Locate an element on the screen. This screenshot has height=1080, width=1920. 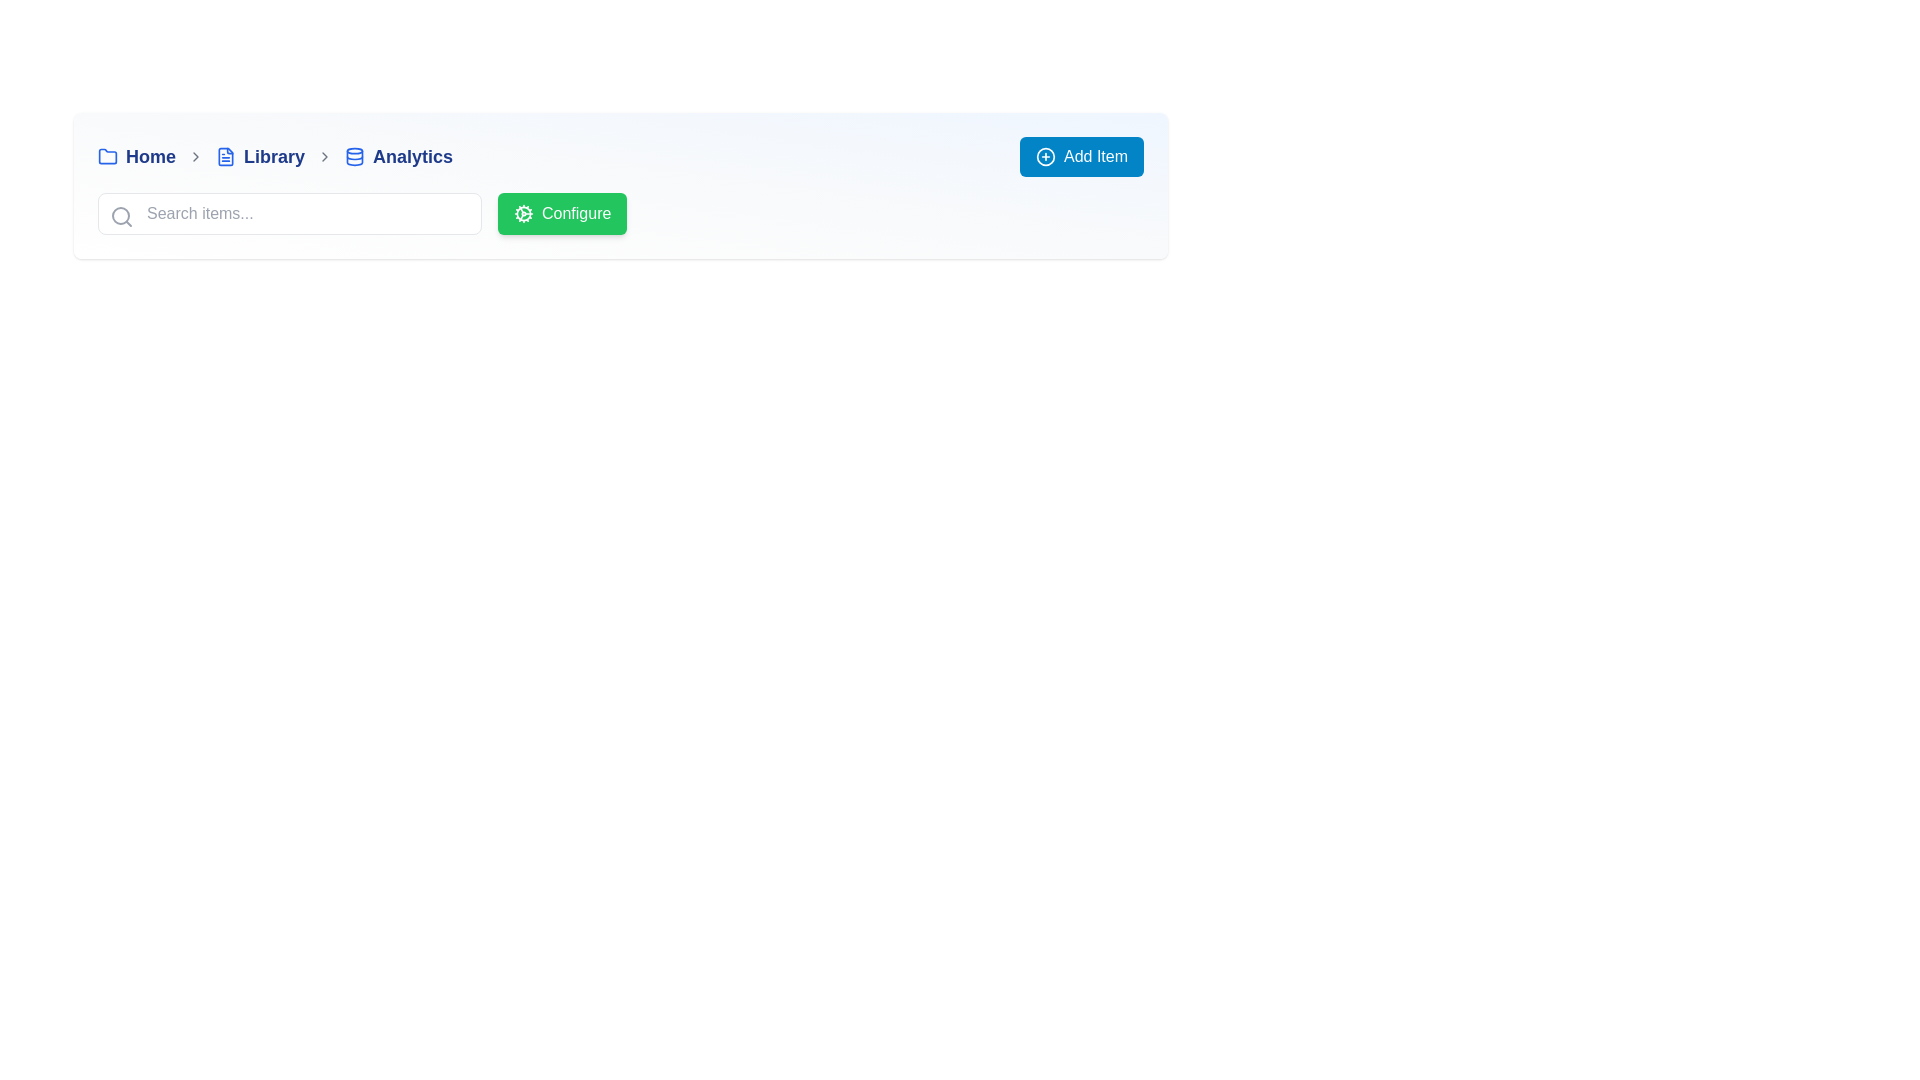
the 'Analytics' text label within the breadcrumb navigation bar is located at coordinates (411, 156).